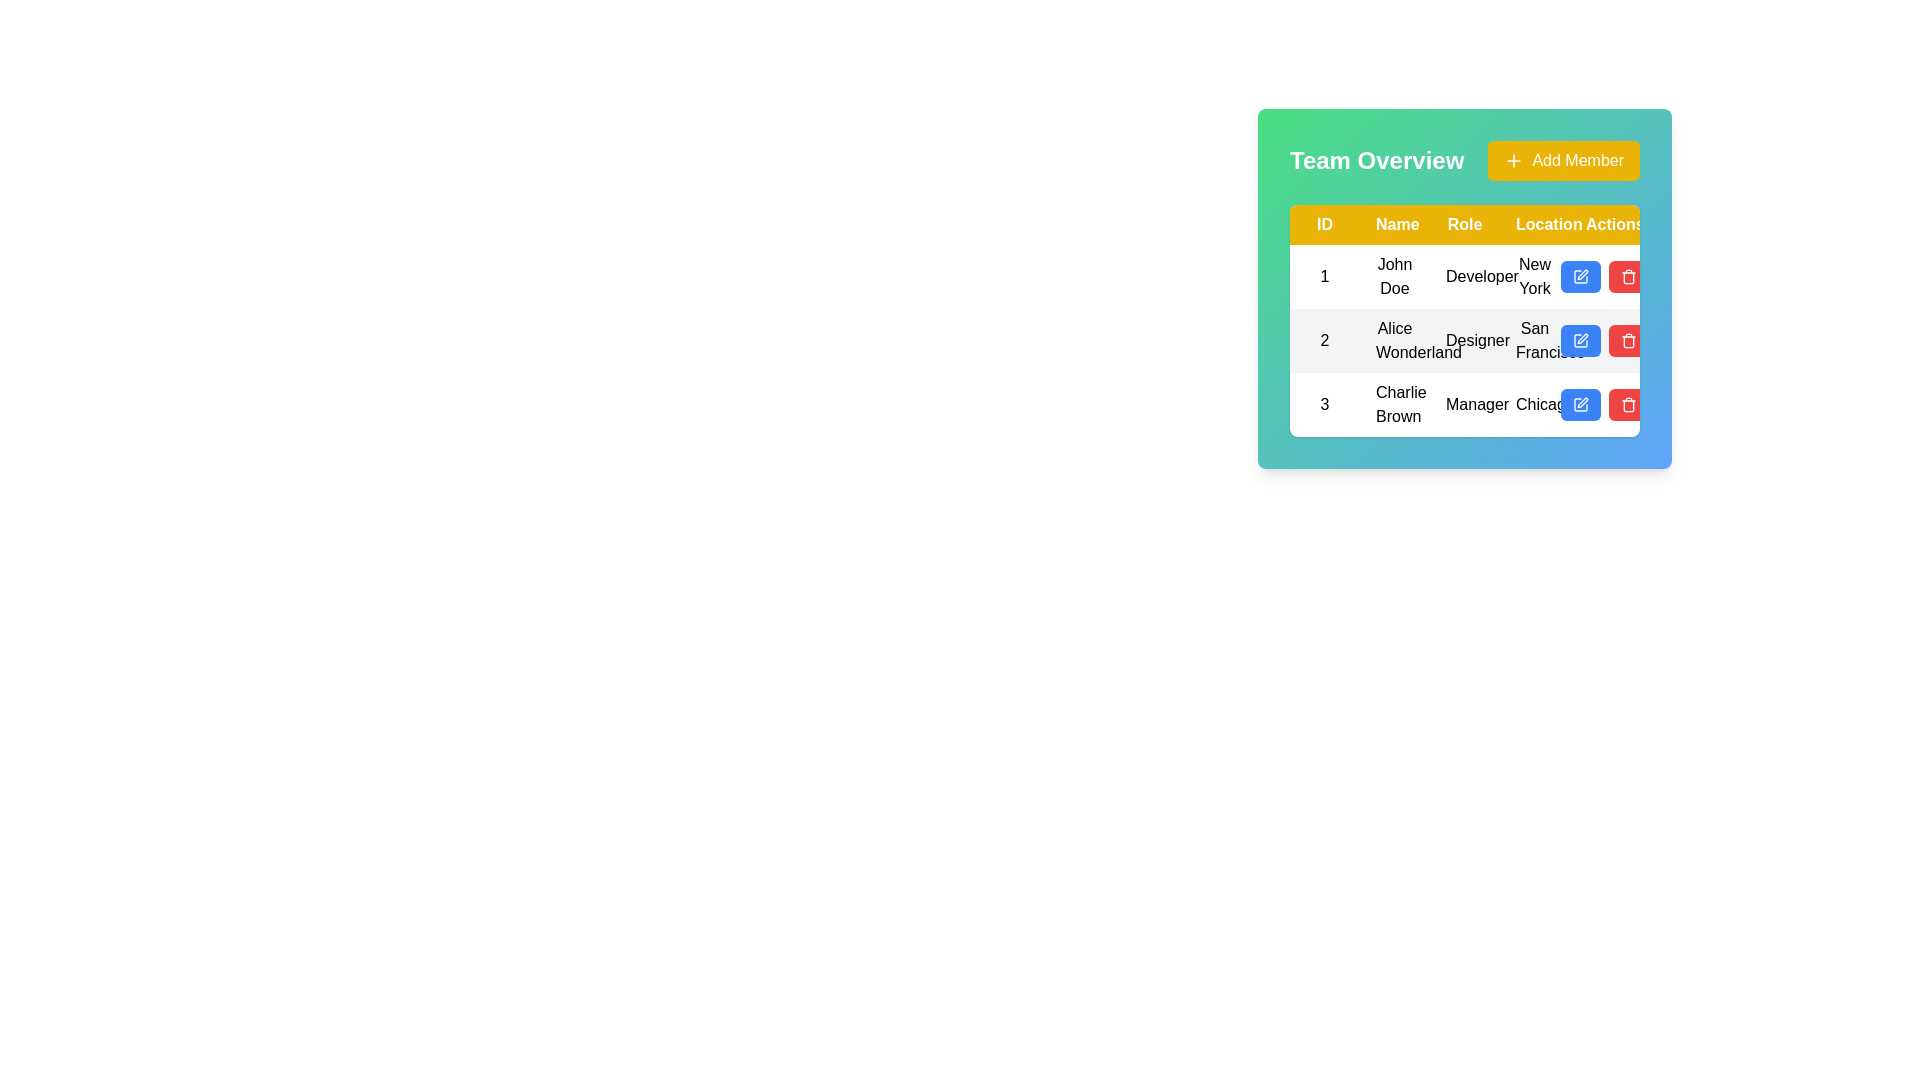 This screenshot has height=1080, width=1920. What do you see at coordinates (1324, 277) in the screenshot?
I see `text content of the cell containing the character '1', which is located in the first column of the first row under the 'ID' header` at bounding box center [1324, 277].